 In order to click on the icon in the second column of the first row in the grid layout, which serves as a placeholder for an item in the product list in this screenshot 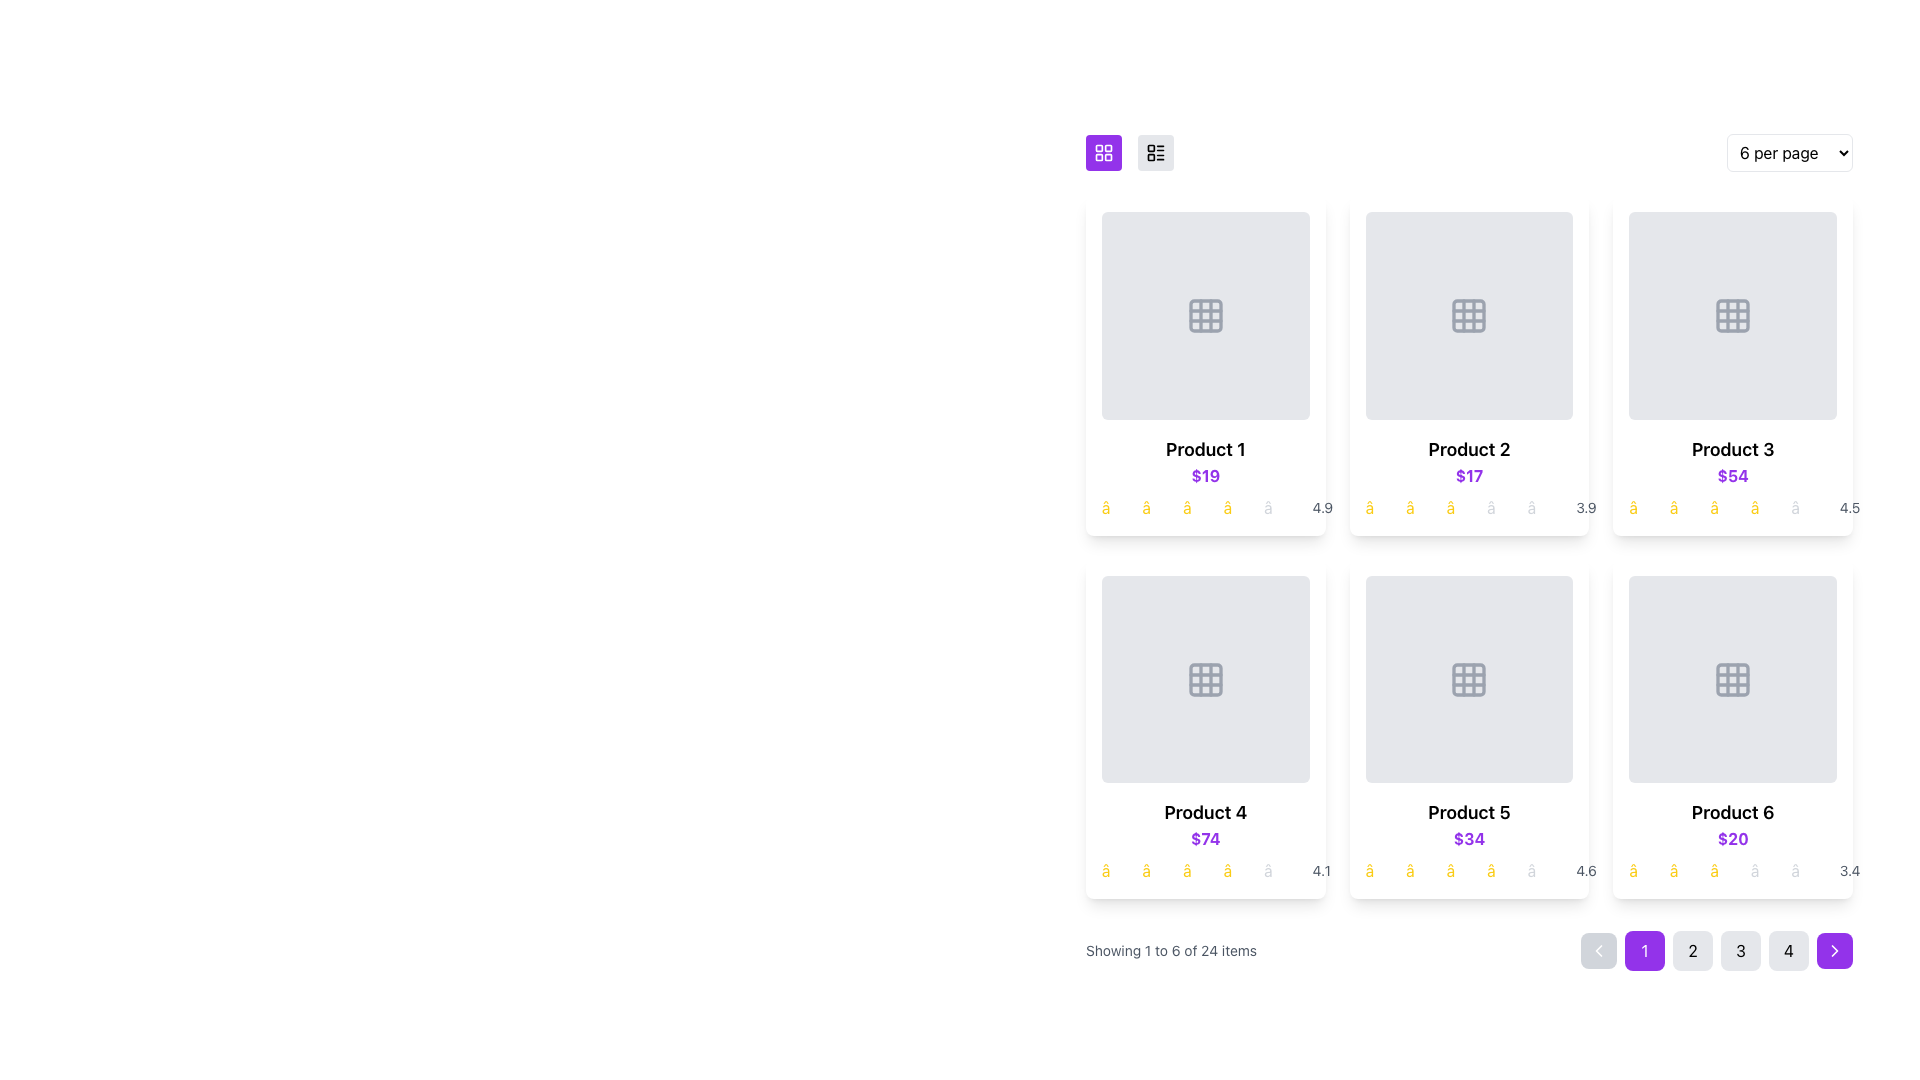, I will do `click(1469, 315)`.